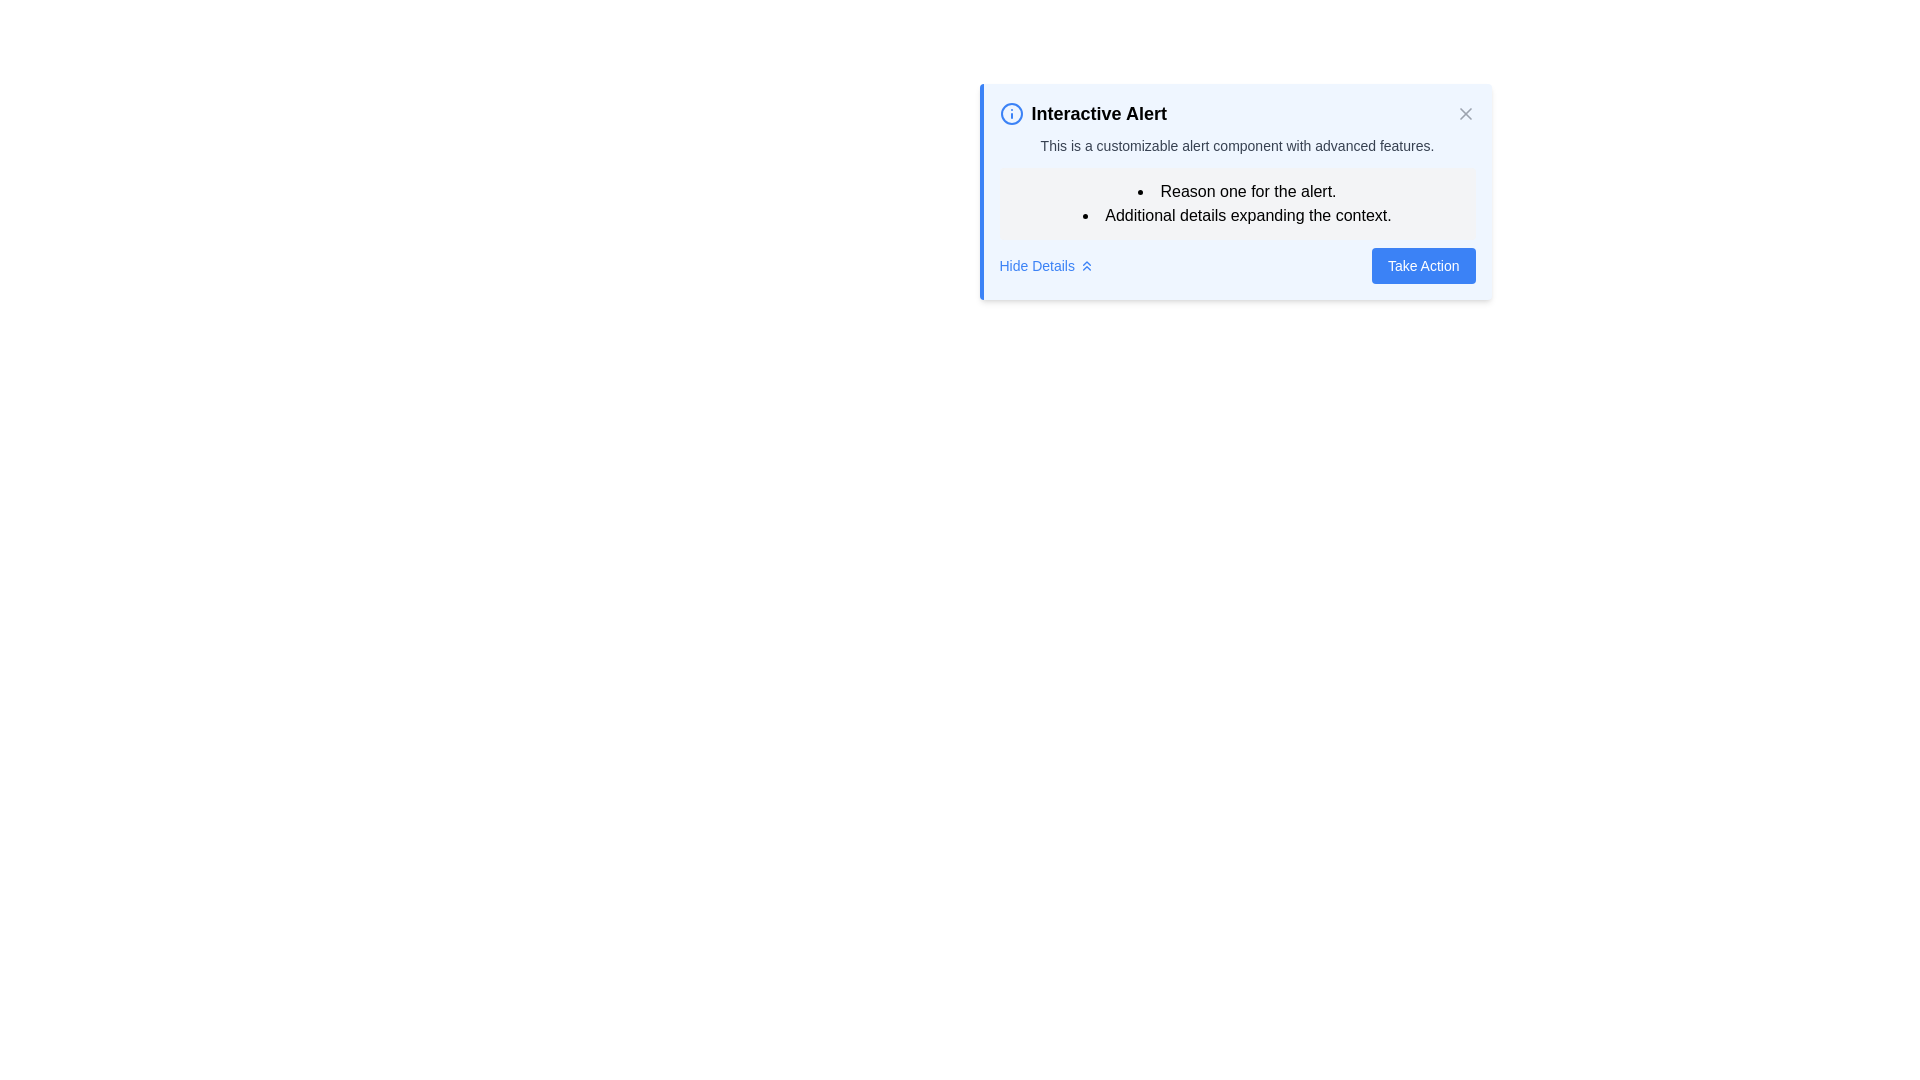 The height and width of the screenshot is (1080, 1920). What do you see at coordinates (1465, 114) in the screenshot?
I see `the close/dismiss icon located in the top-right corner of the 'Interactive Alert' dialog box` at bounding box center [1465, 114].